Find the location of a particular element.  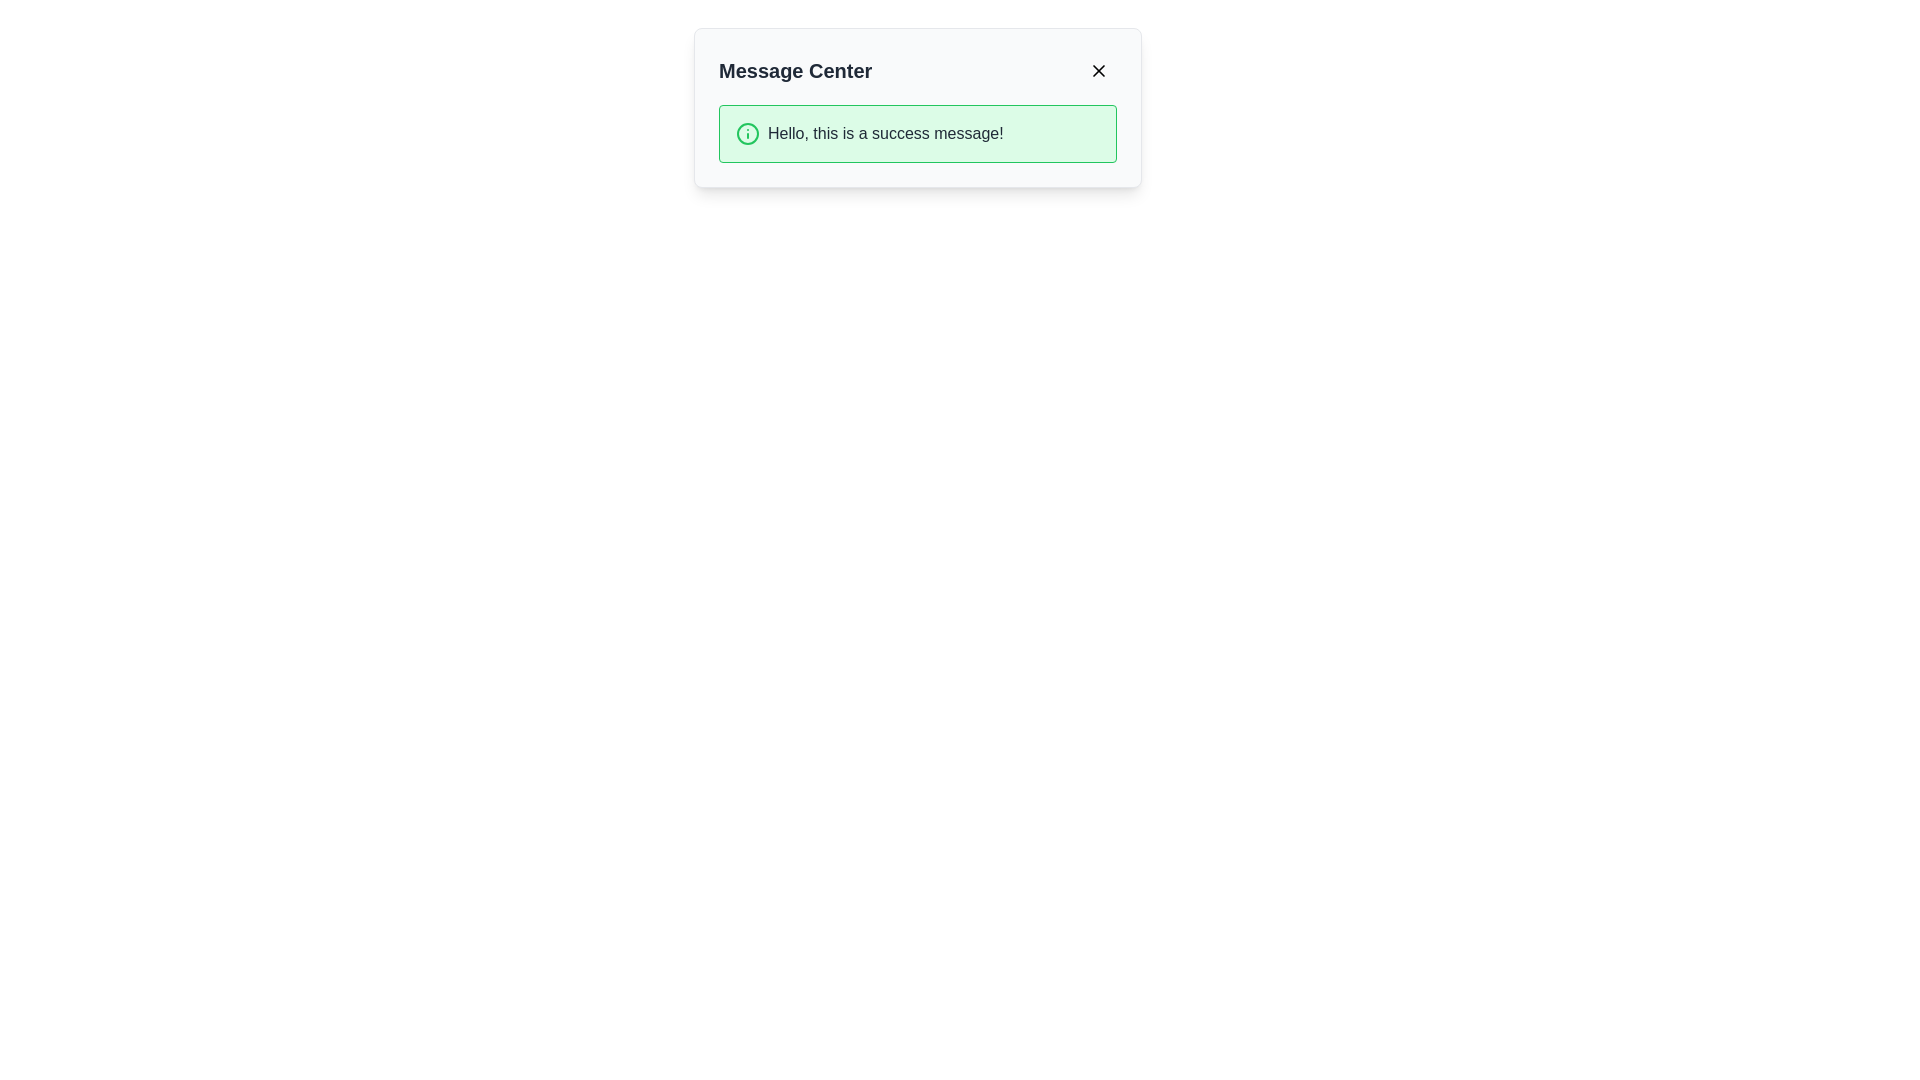

the close button located in the top-right corner of the 'Message Center' component is located at coordinates (1098, 69).